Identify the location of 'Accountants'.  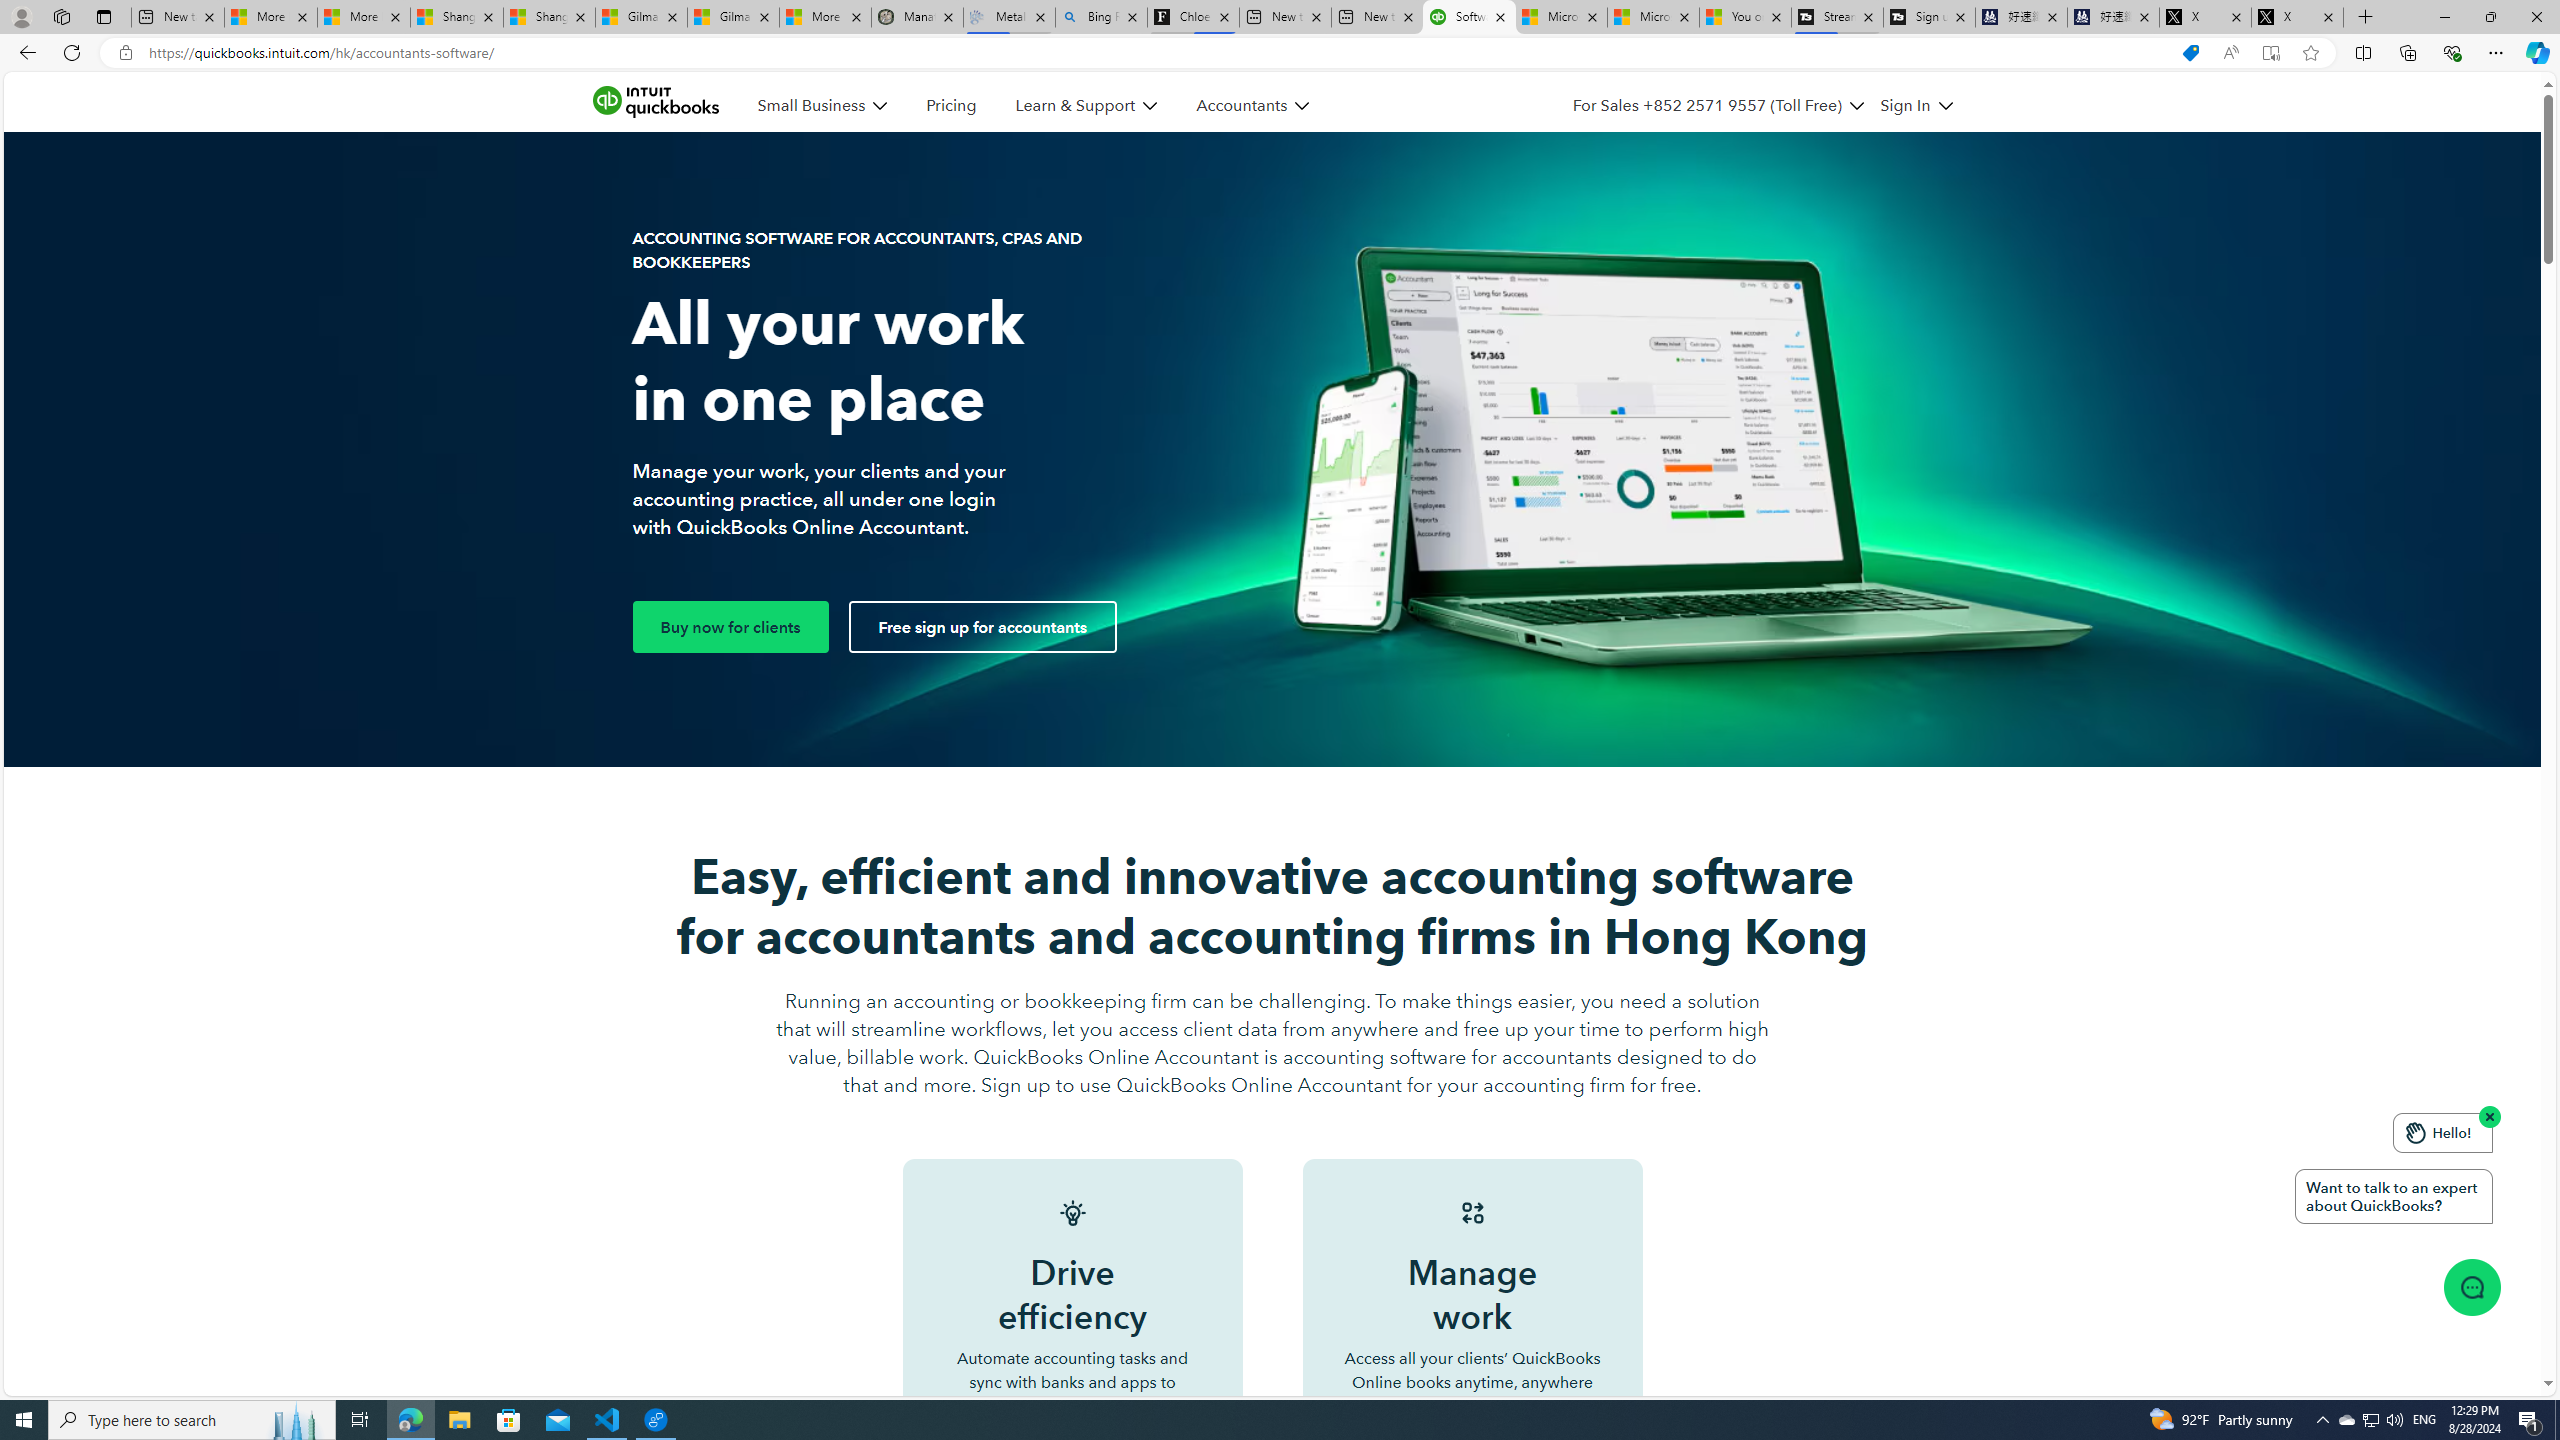
(1252, 106).